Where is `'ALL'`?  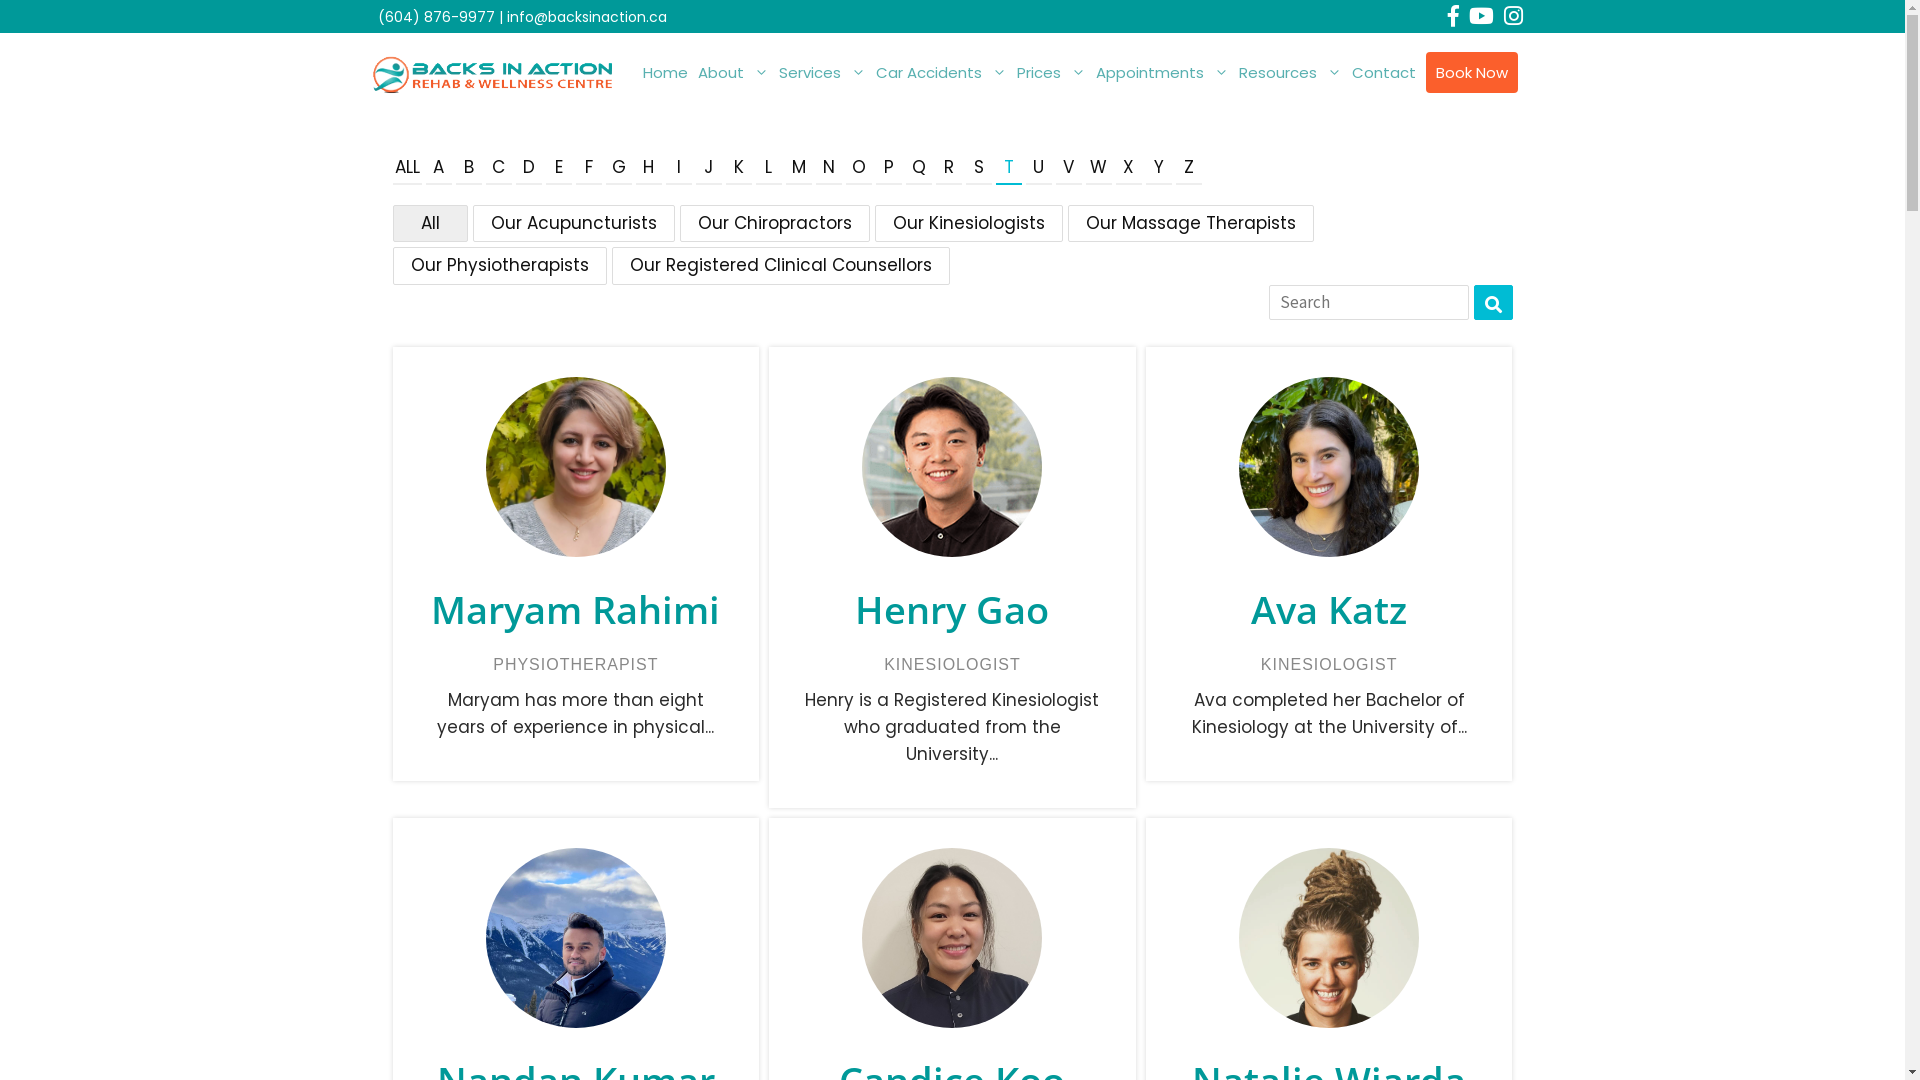 'ALL' is located at coordinates (405, 168).